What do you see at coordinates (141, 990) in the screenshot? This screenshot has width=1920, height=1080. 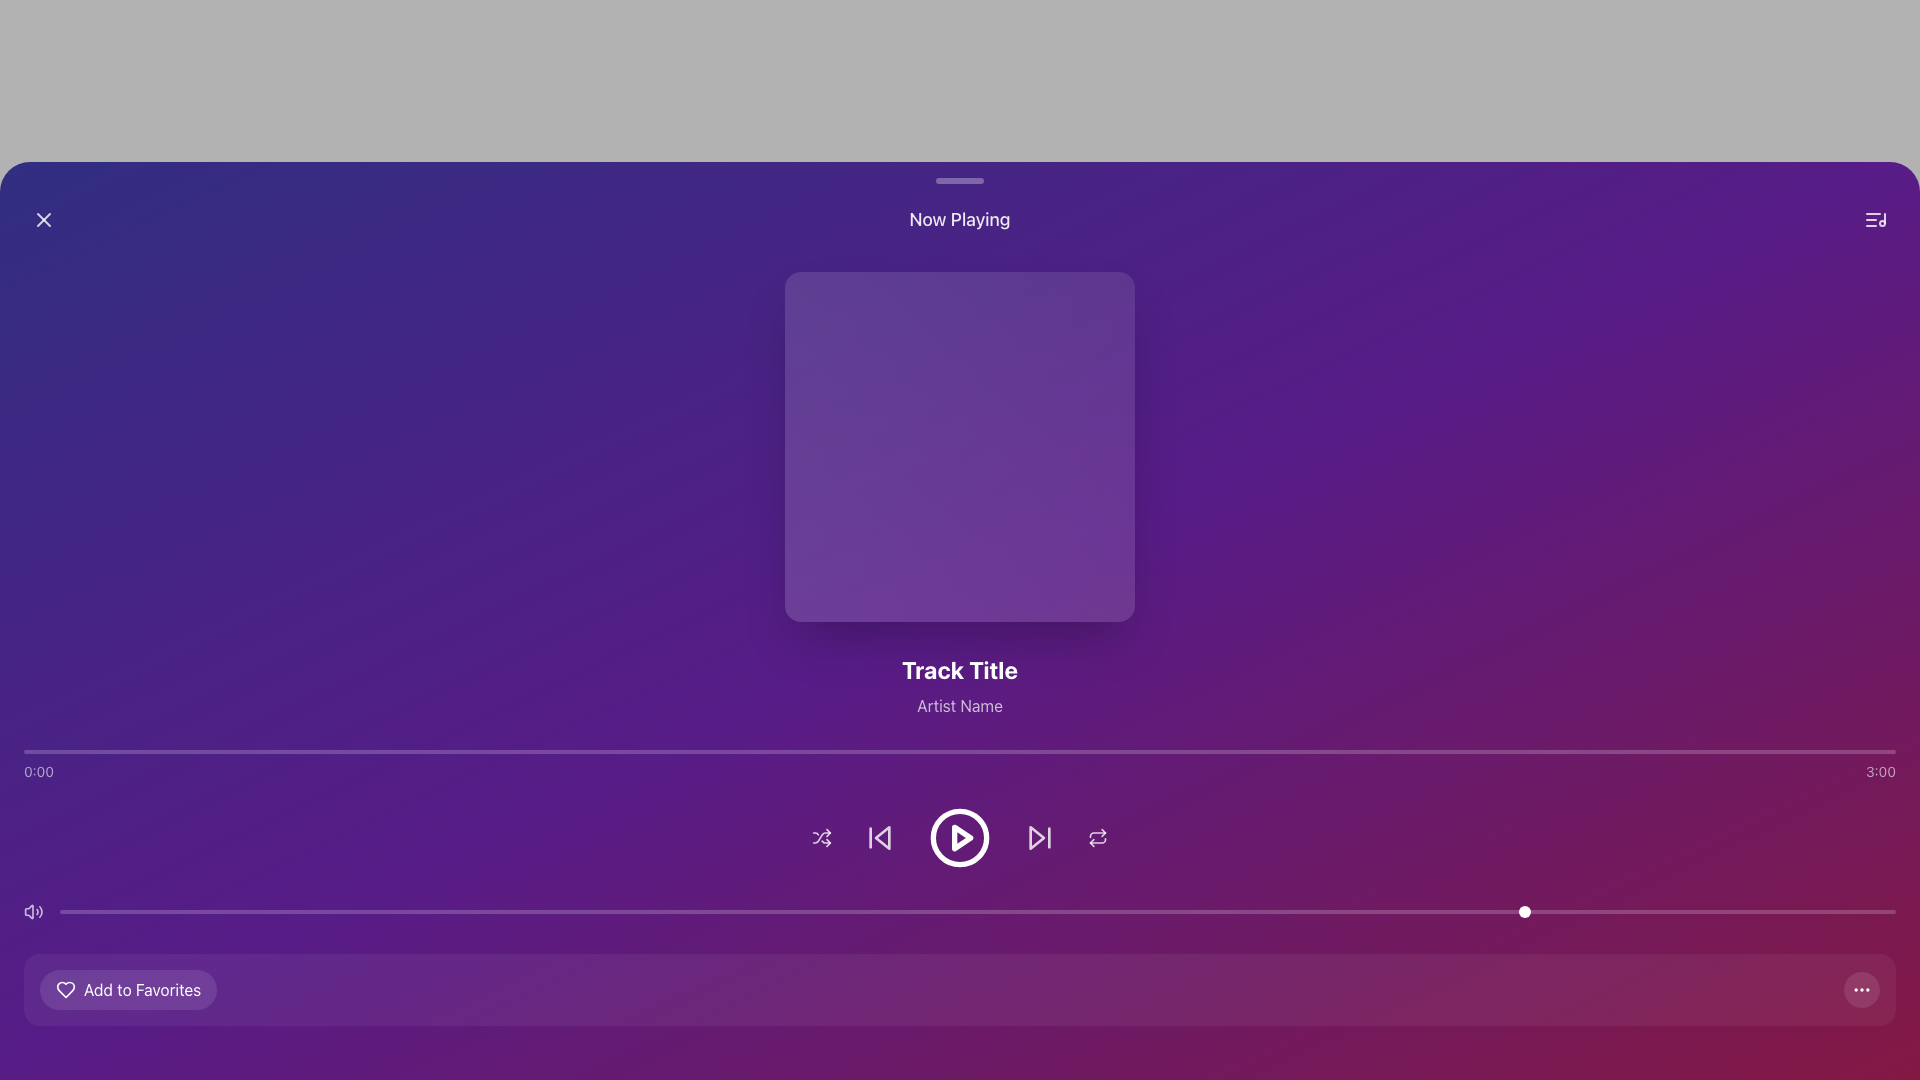 I see `the 'Add to Favorites' button, which features bold text with 'Favorites' highlighted in red and a white heart icon on the left` at bounding box center [141, 990].